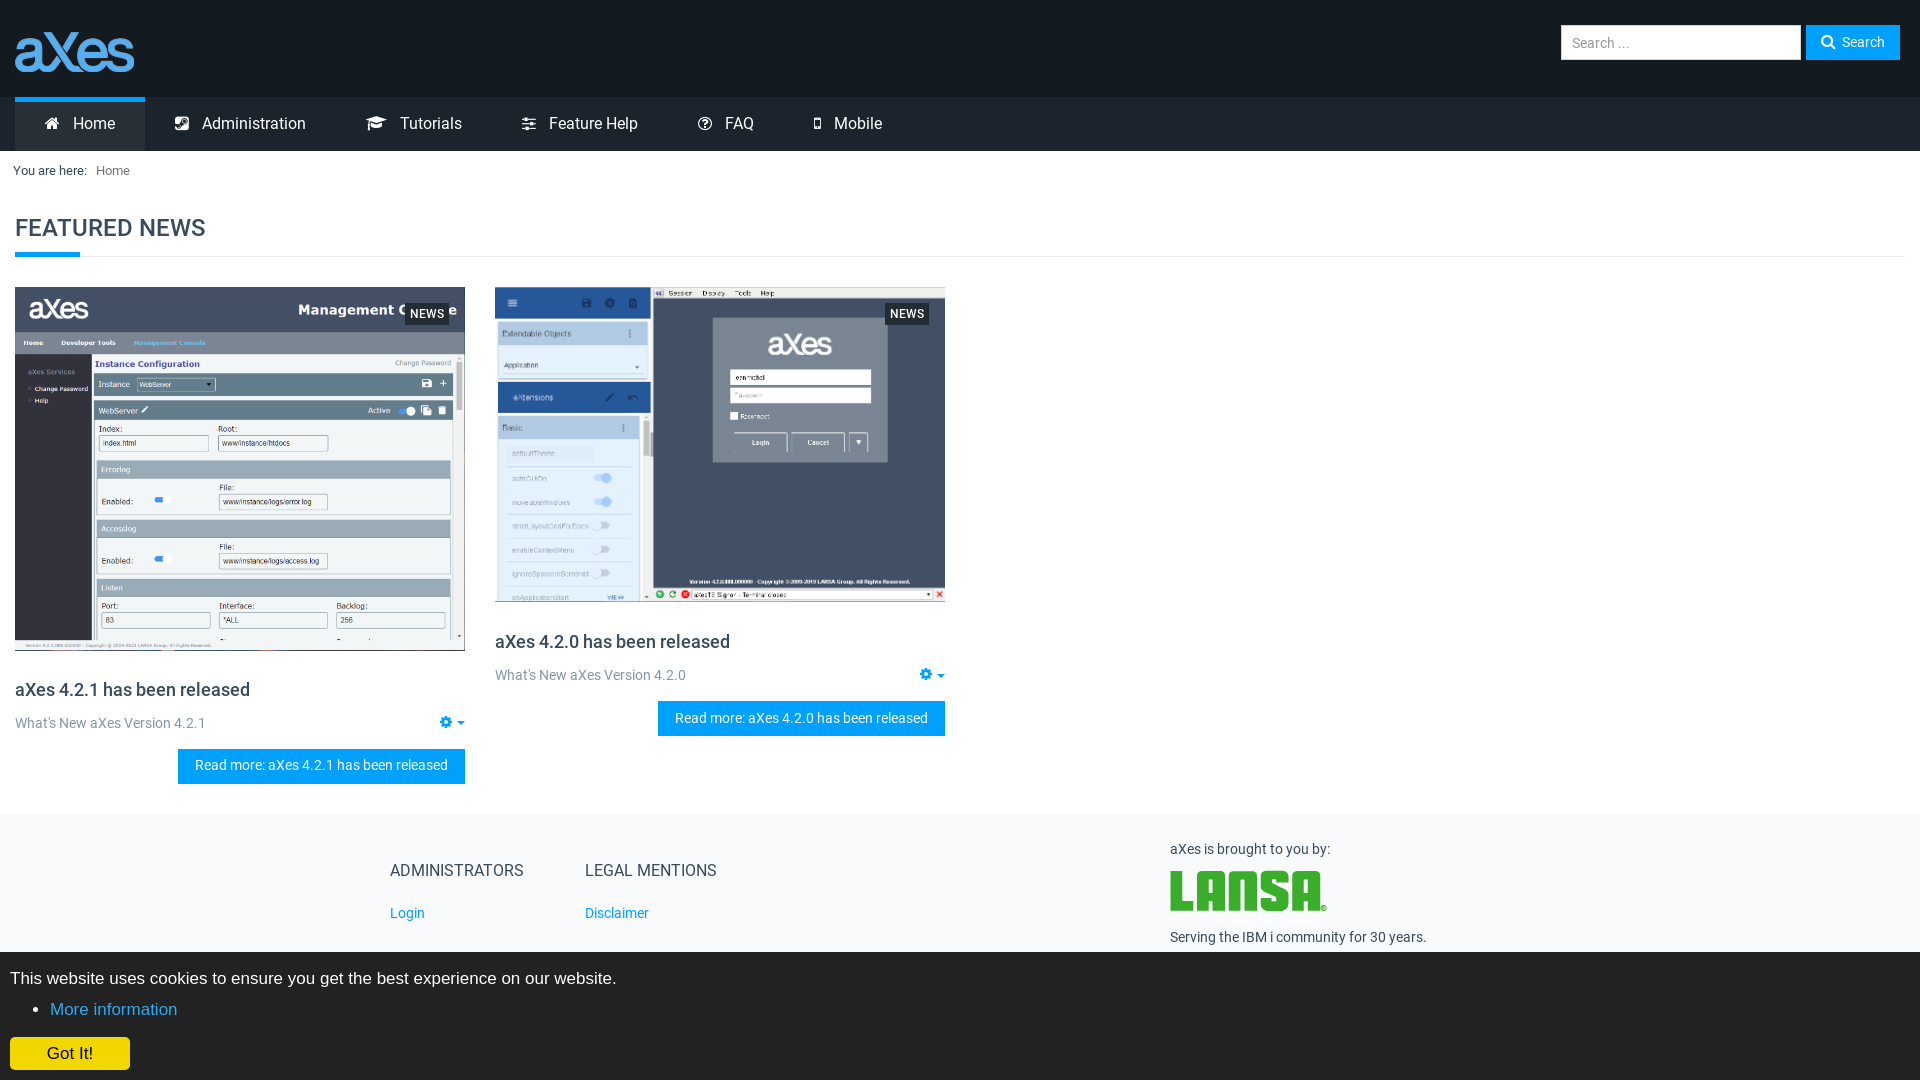  I want to click on 'Got It!', so click(70, 1052).